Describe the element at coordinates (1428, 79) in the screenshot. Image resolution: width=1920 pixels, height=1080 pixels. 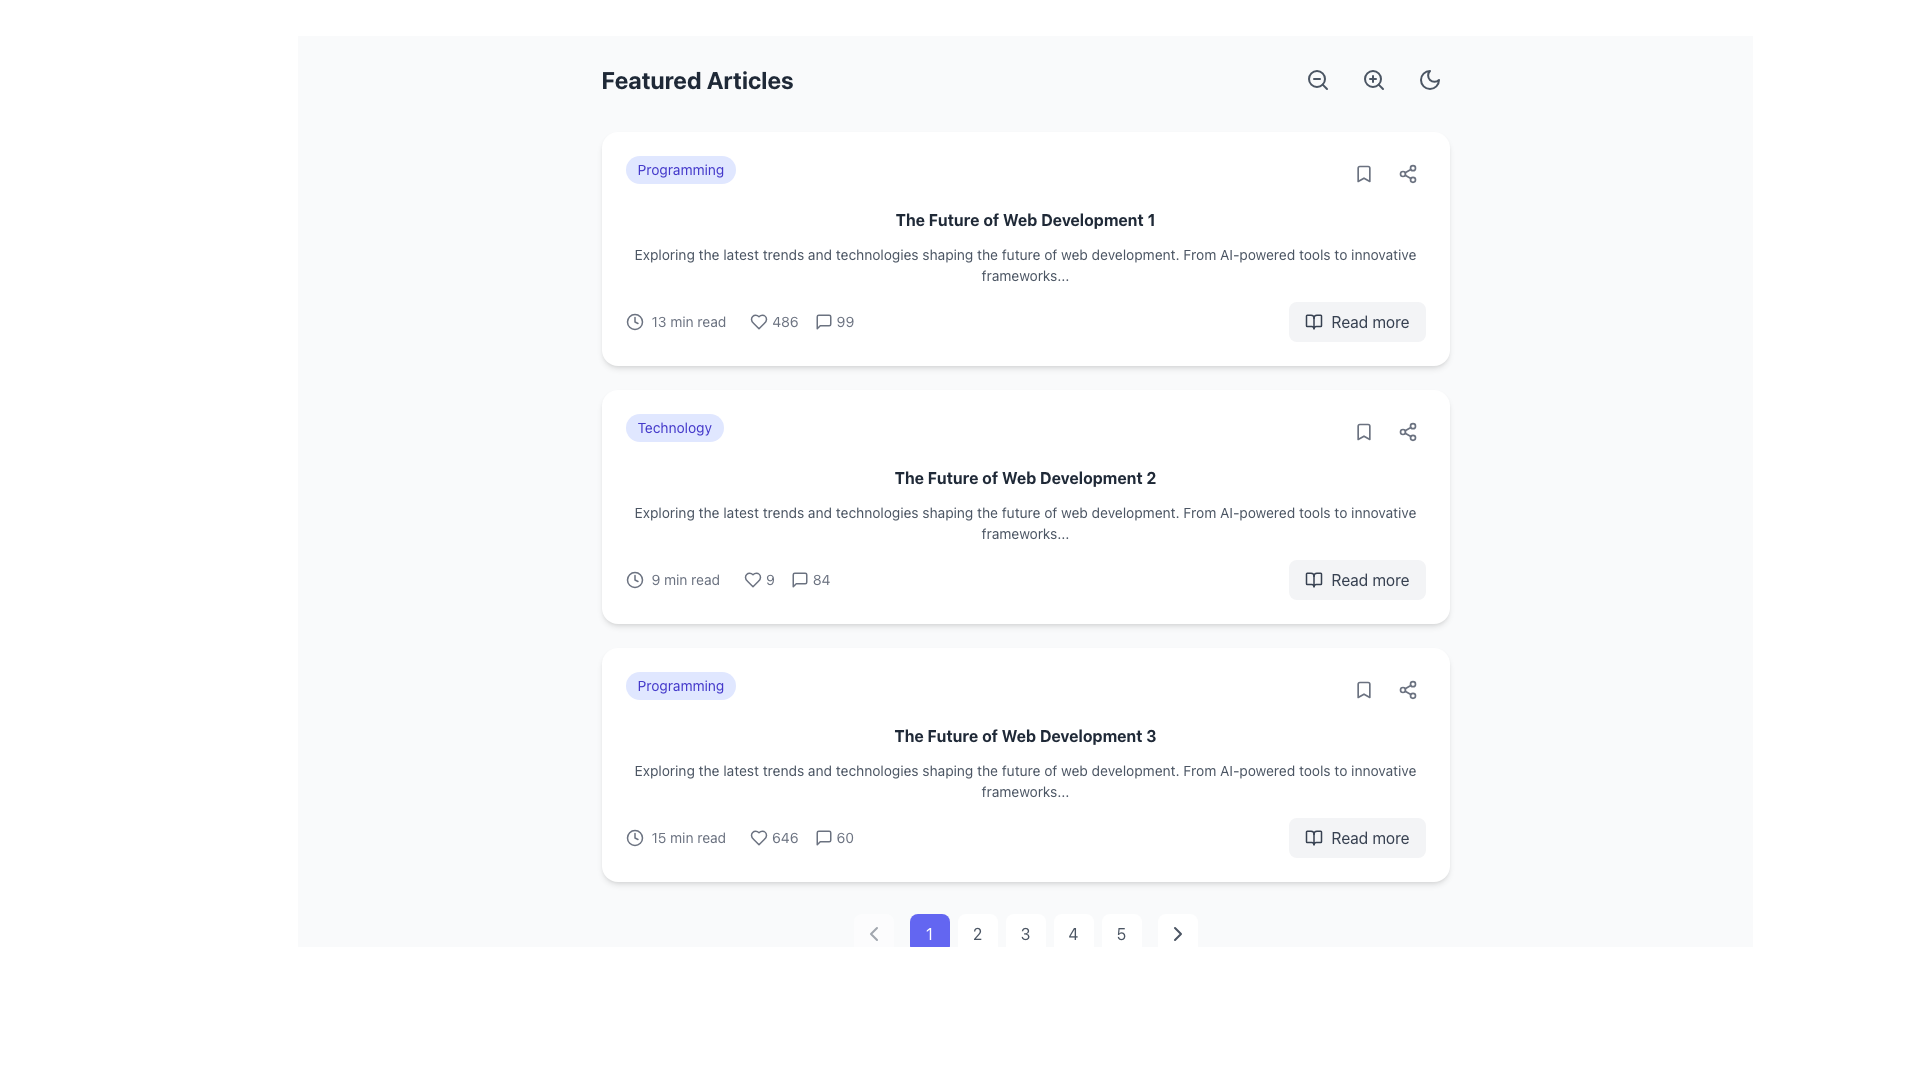
I see `the crescent moon icon located in the top-right corner of the user interface` at that location.